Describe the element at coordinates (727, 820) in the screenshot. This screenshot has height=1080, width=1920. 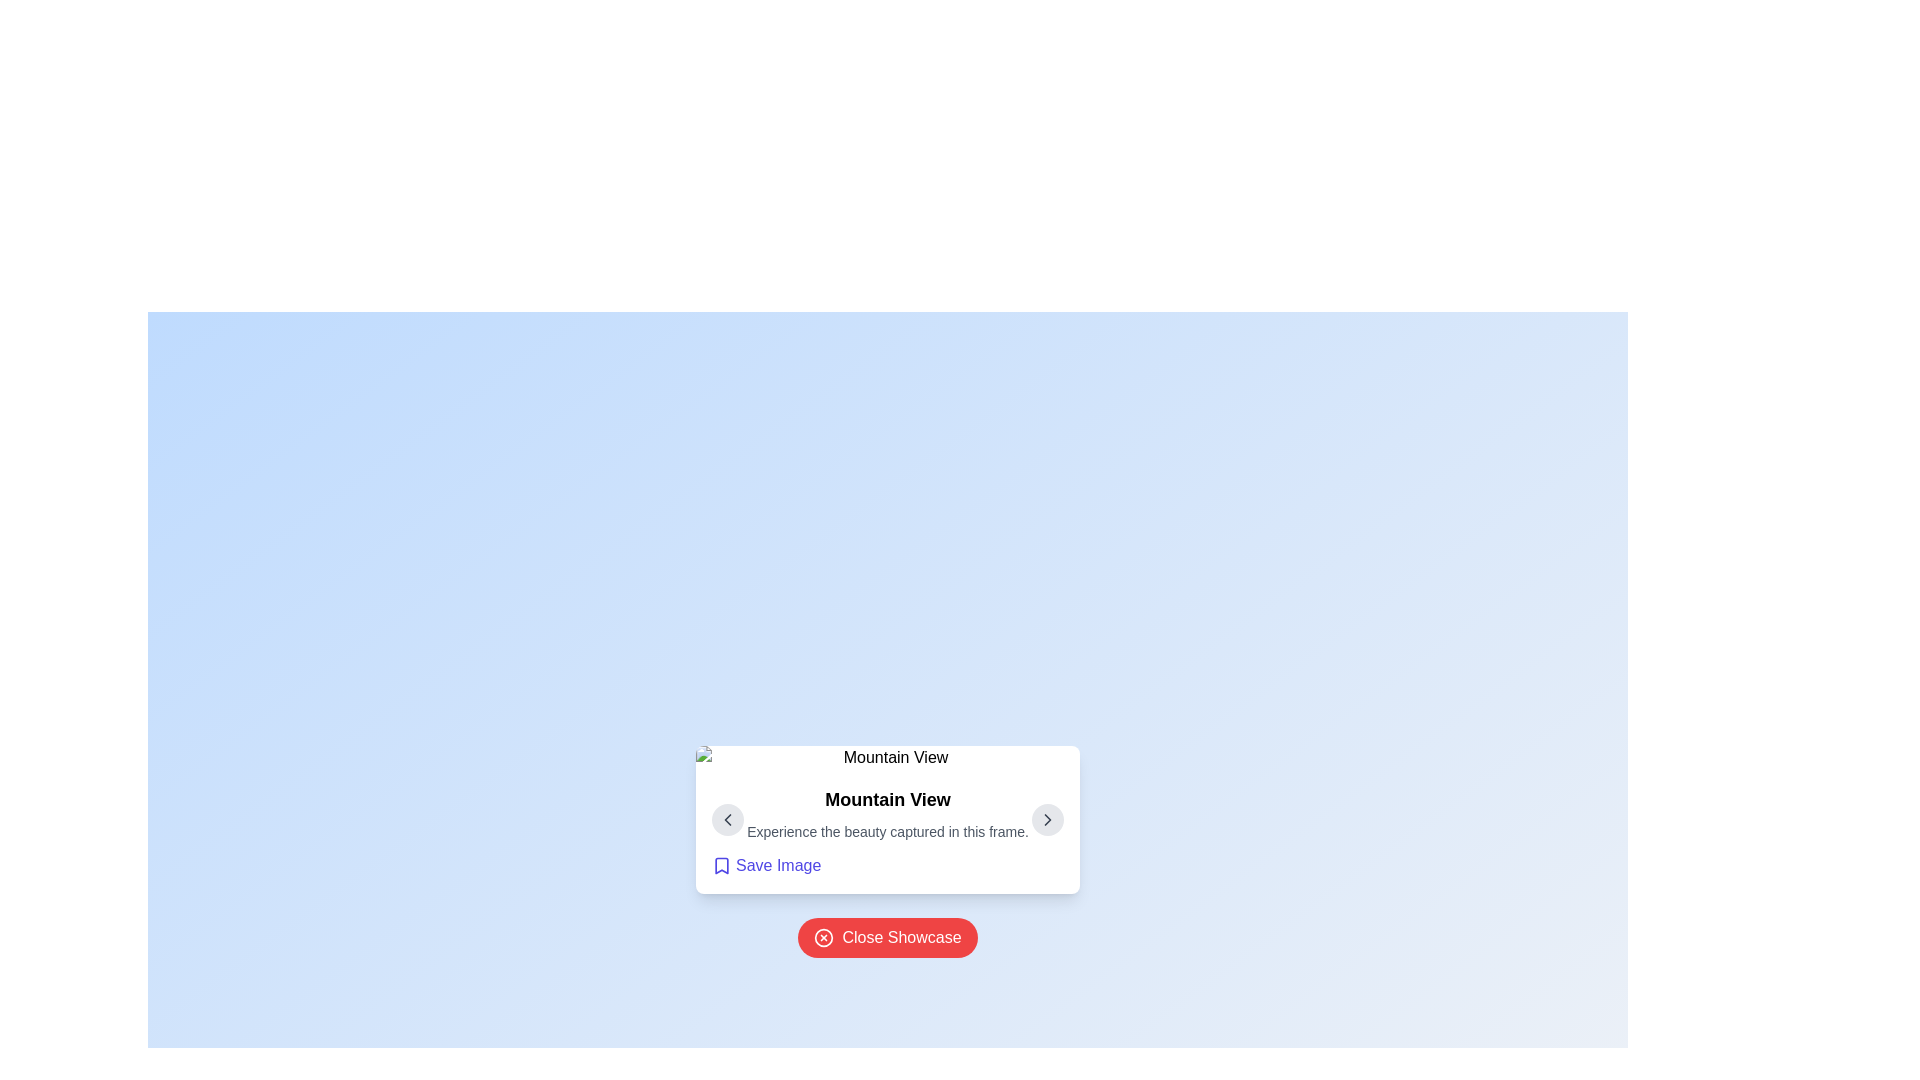
I see `the left-pointing chevron icon` at that location.